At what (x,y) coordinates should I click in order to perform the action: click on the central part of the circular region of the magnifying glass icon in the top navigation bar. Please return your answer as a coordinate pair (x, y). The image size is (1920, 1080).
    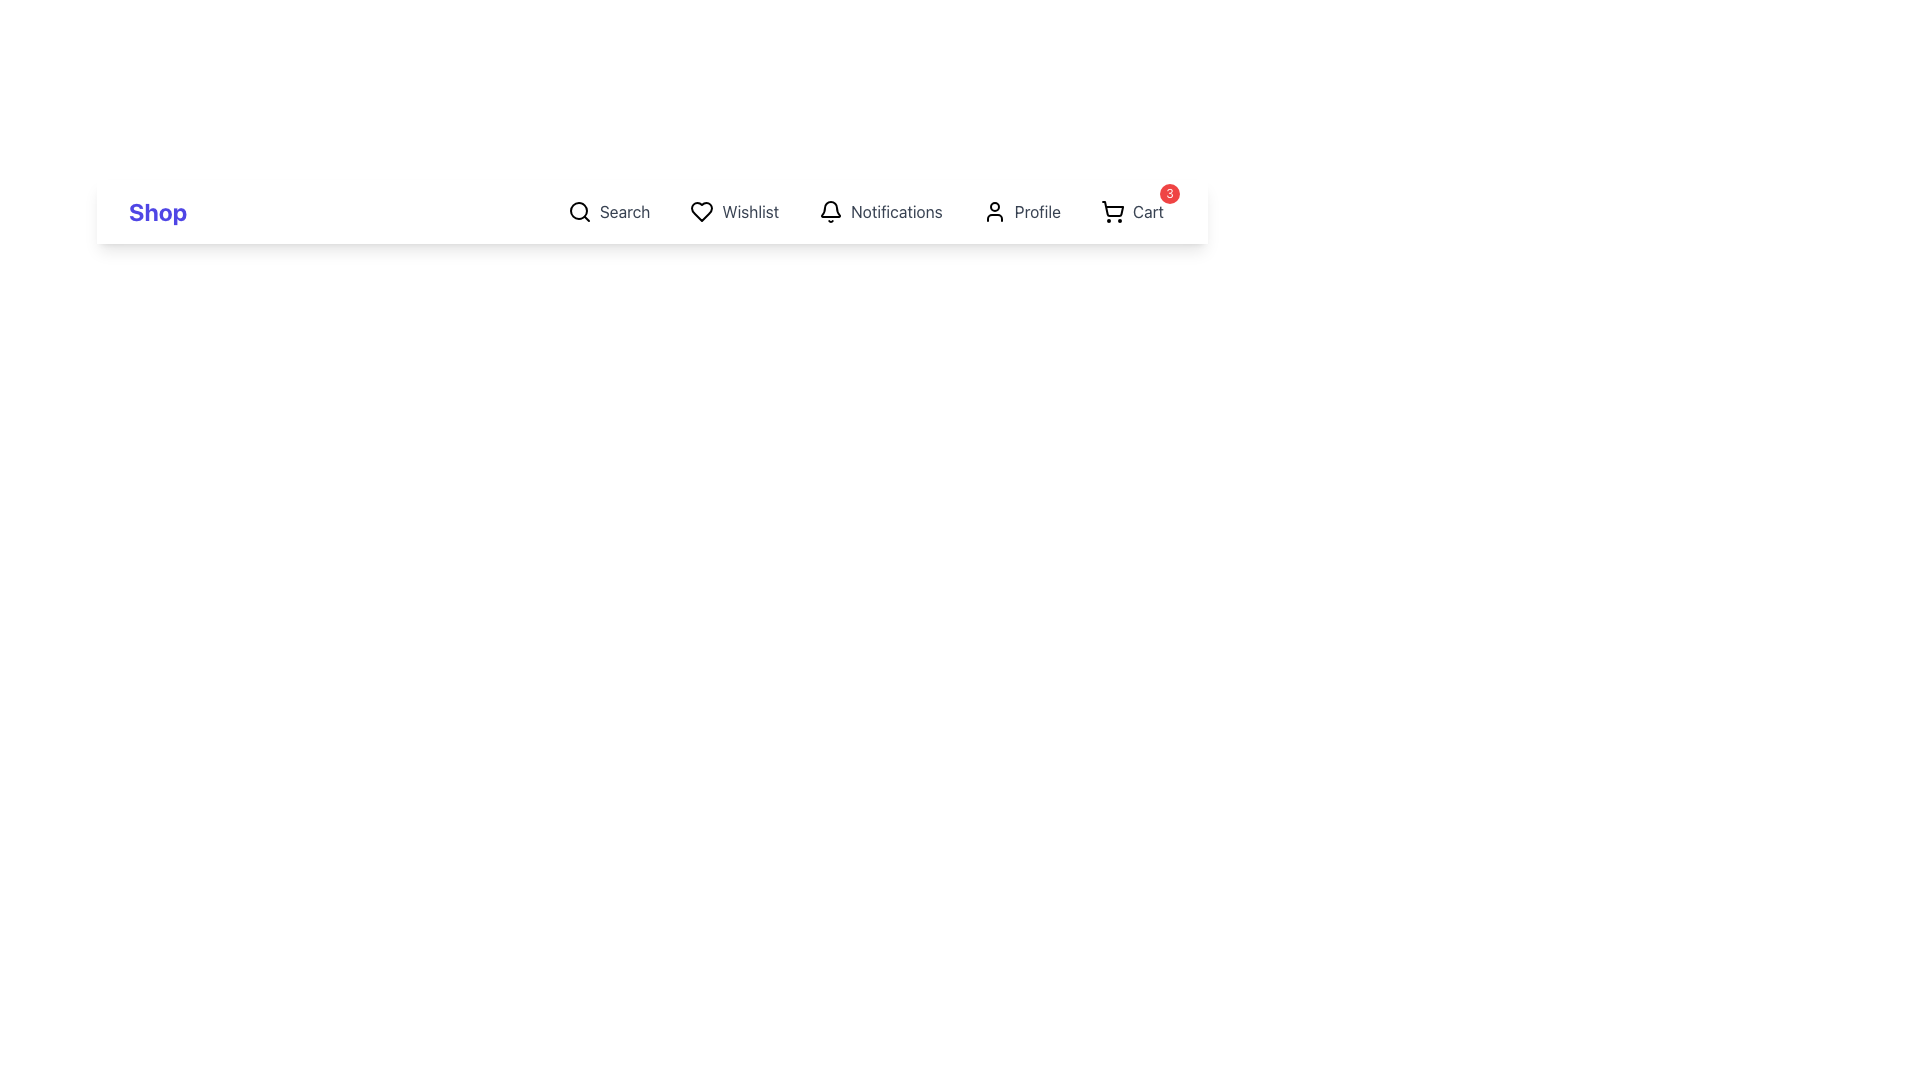
    Looking at the image, I should click on (577, 211).